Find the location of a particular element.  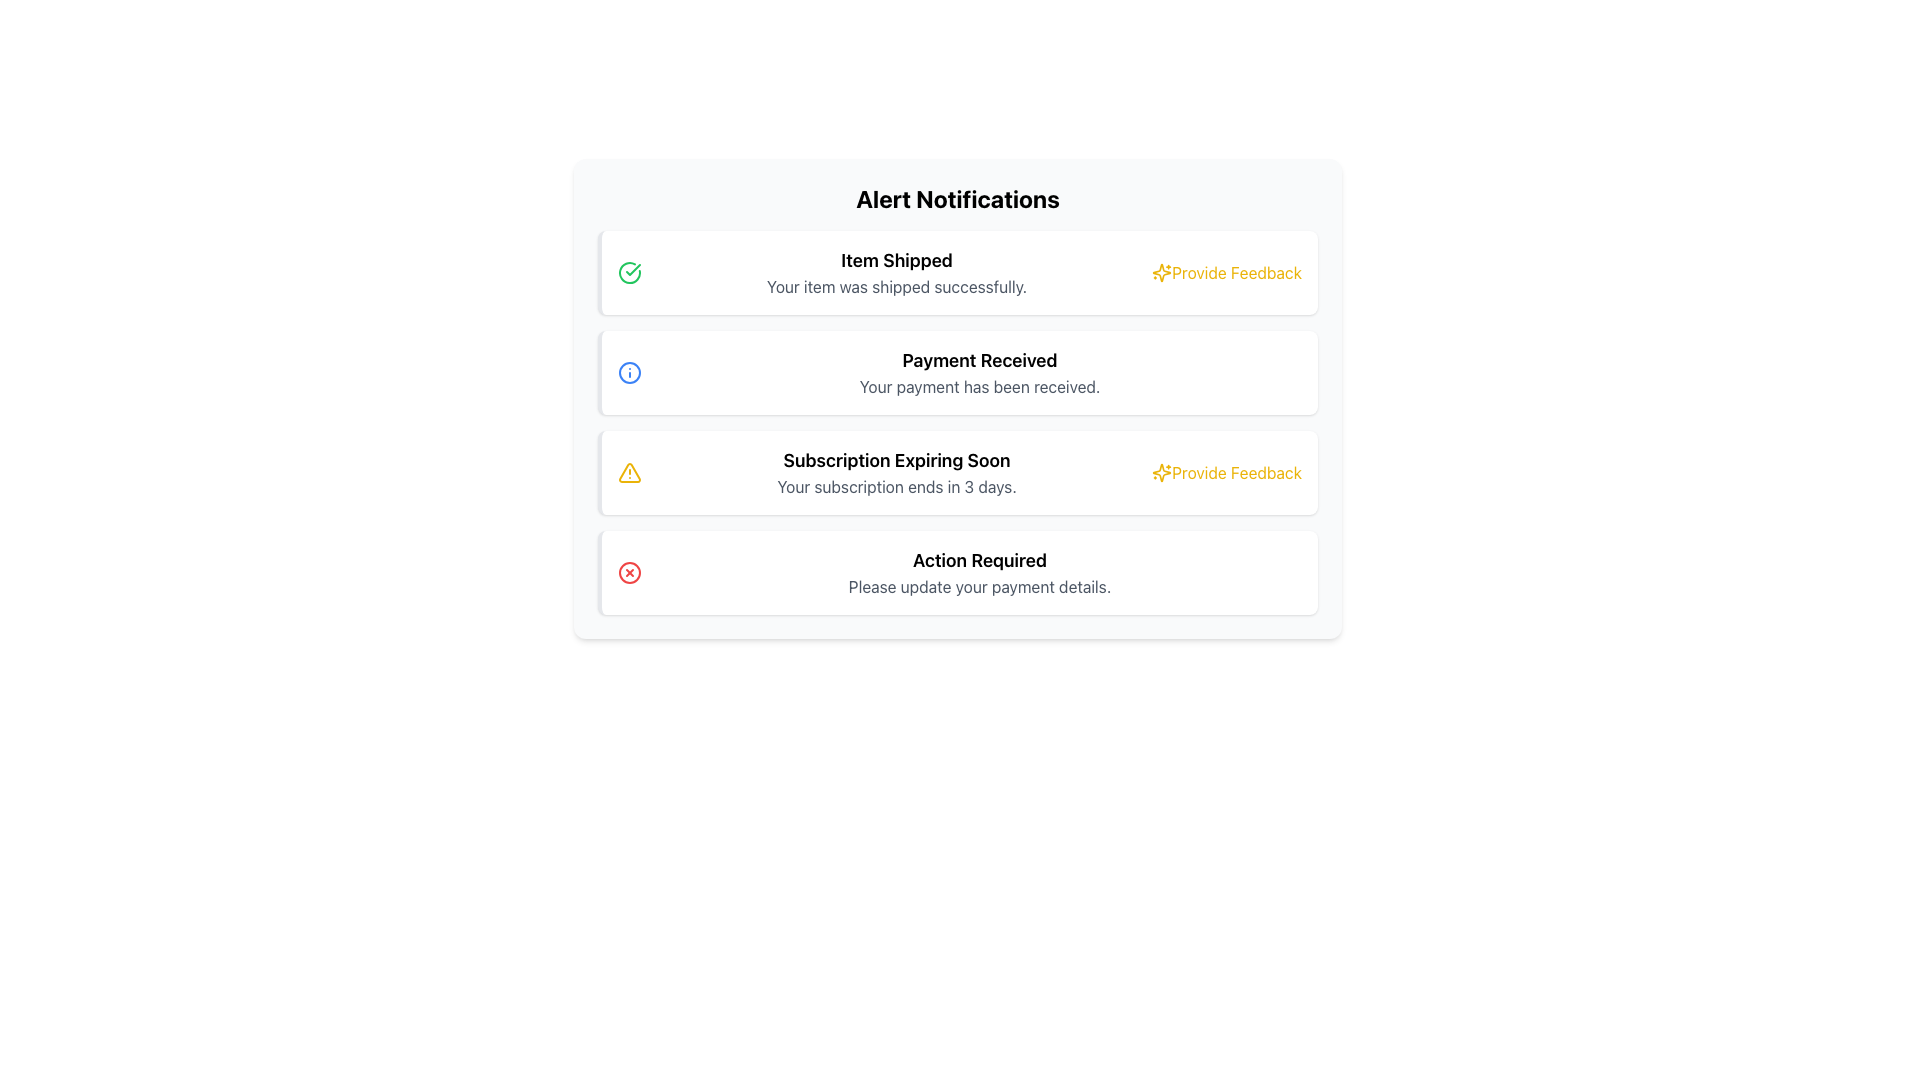

the Notification Card that confirms payment has been received successfully, located in the second row of the notification list is located at coordinates (957, 373).